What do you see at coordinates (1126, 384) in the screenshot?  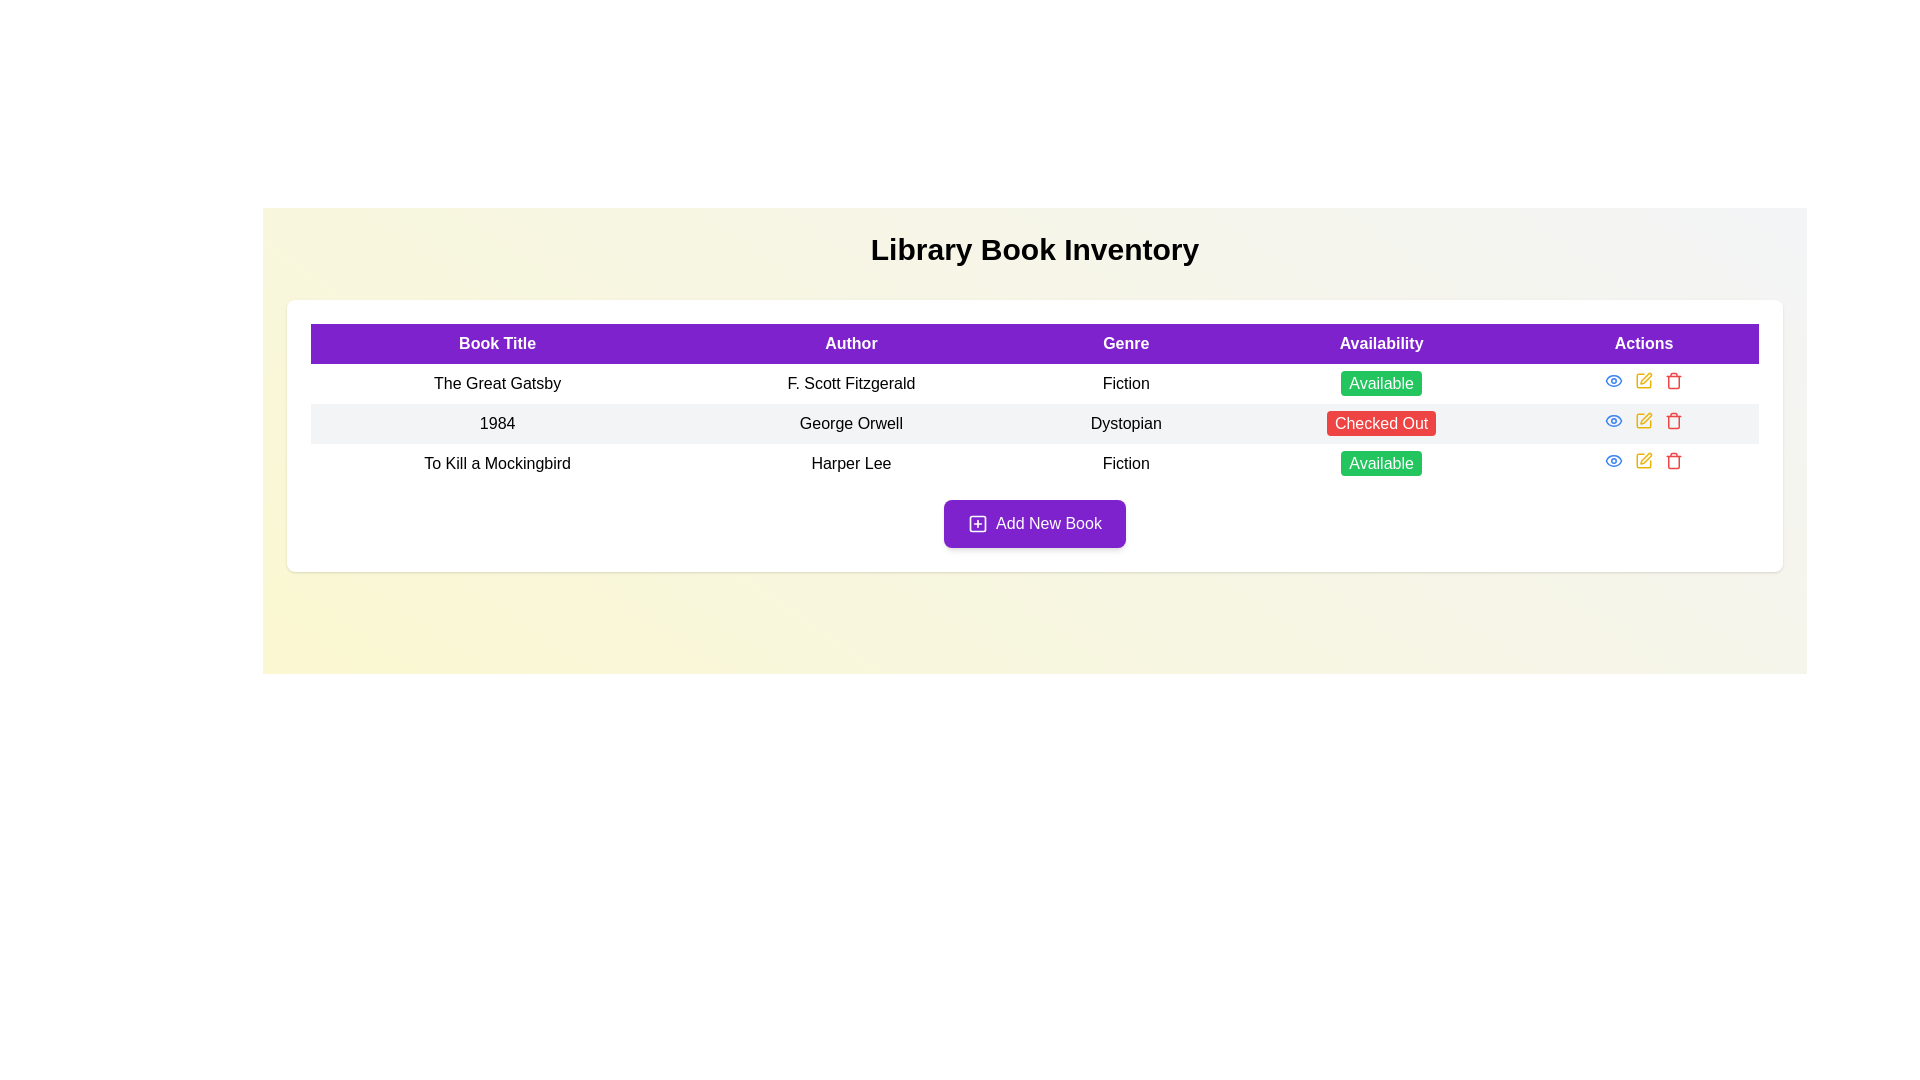 I see `the static text label displaying 'Fiction' in the Genre column of the first row for the book 'The Great Gatsby'` at bounding box center [1126, 384].